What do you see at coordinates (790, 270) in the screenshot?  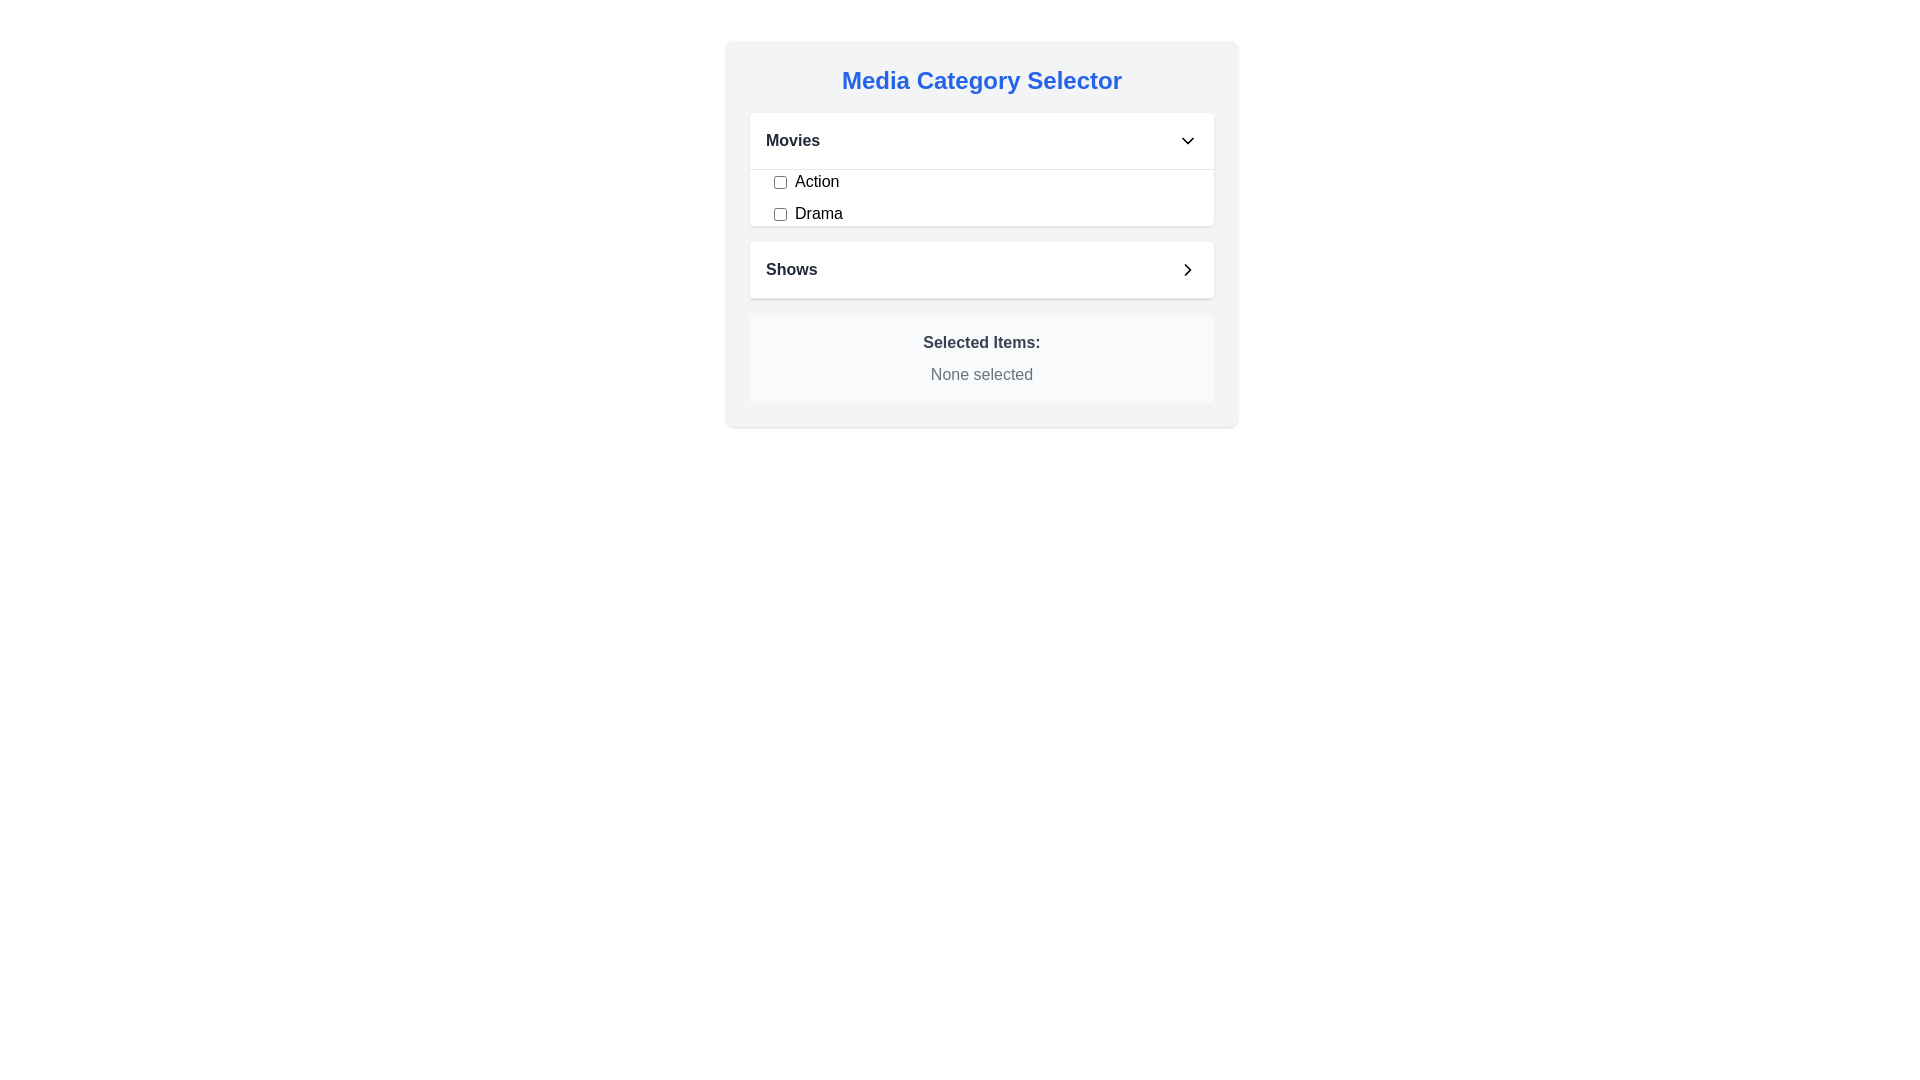 I see `the text label indicating the category 'Shows' located in the 'Media Category Selector' section, situated to the left of an arrow icon` at bounding box center [790, 270].